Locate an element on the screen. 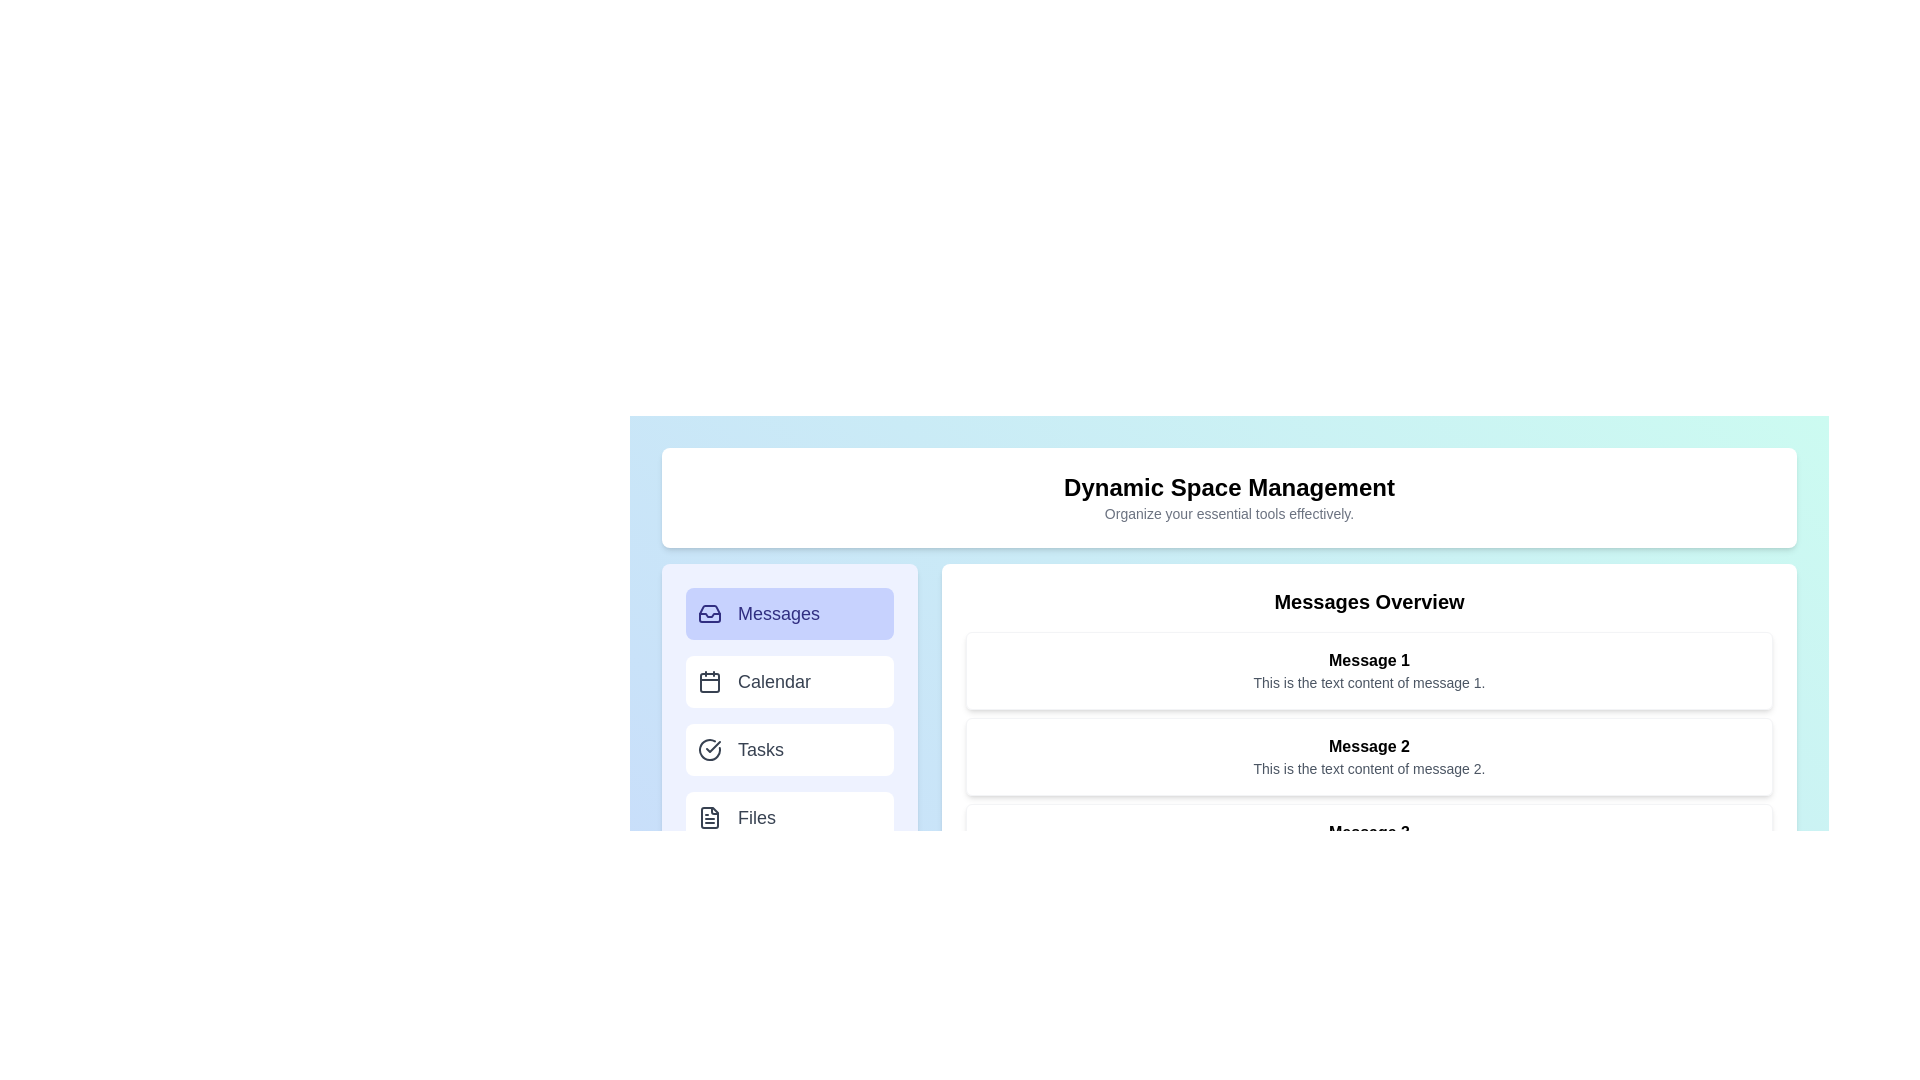 The height and width of the screenshot is (1080, 1920). the message card displayed under the 'Messages Overview' header, which is the first item in the list of messages is located at coordinates (1368, 671).